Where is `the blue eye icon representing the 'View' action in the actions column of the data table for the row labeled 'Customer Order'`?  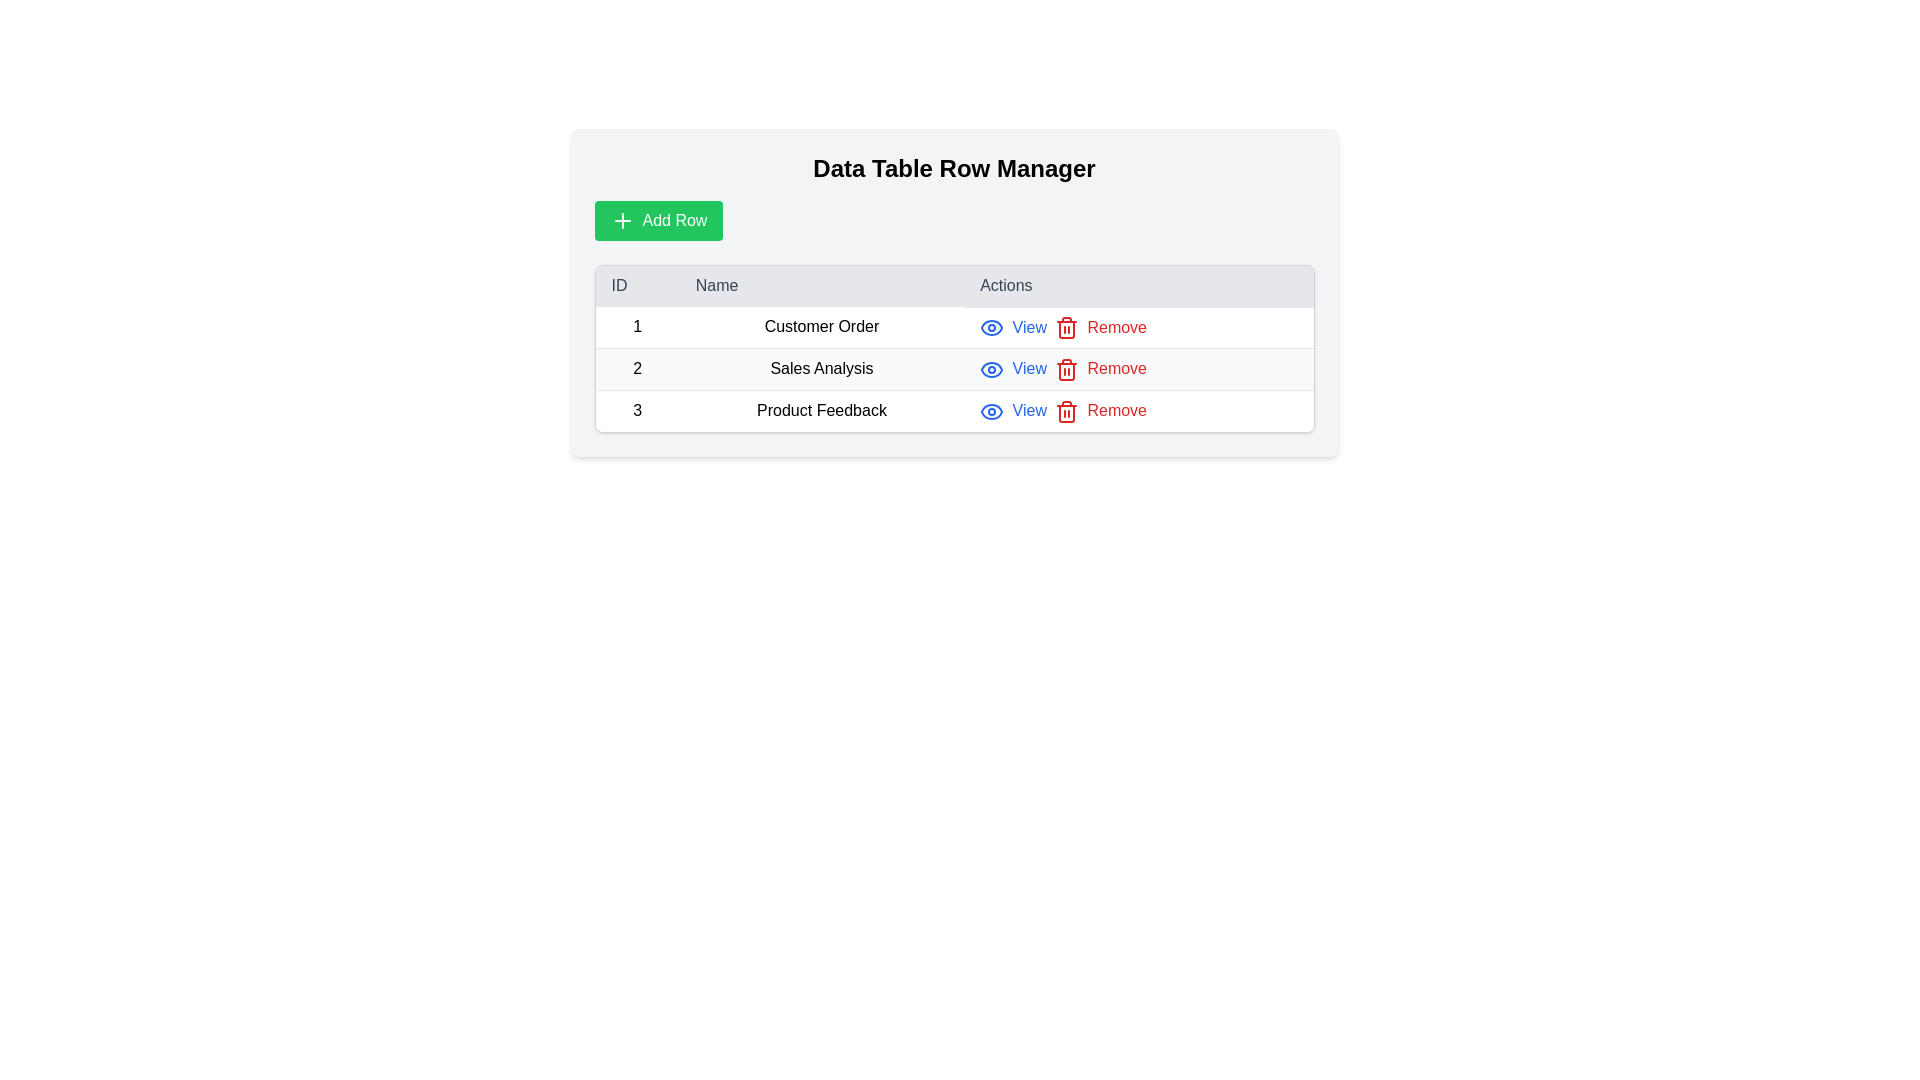
the blue eye icon representing the 'View' action in the actions column of the data table for the row labeled 'Customer Order' is located at coordinates (992, 327).